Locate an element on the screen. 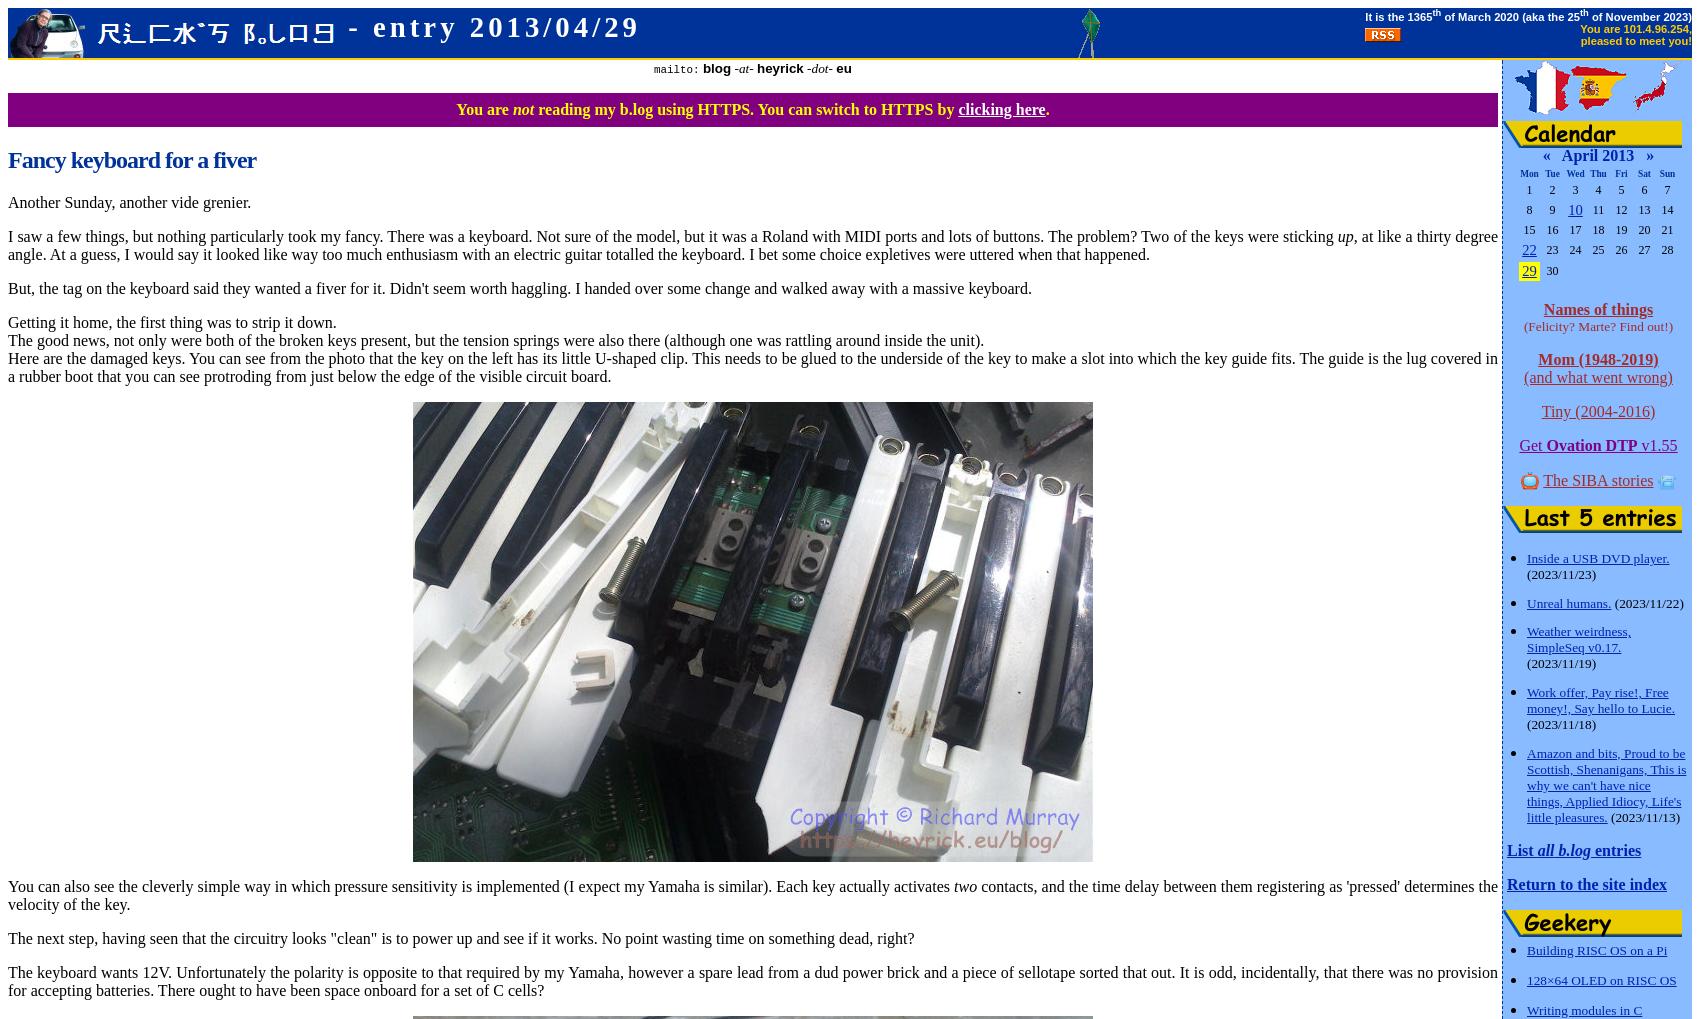 This screenshot has width=1700, height=1019. 'pleased to meet you!' is located at coordinates (1635, 39).